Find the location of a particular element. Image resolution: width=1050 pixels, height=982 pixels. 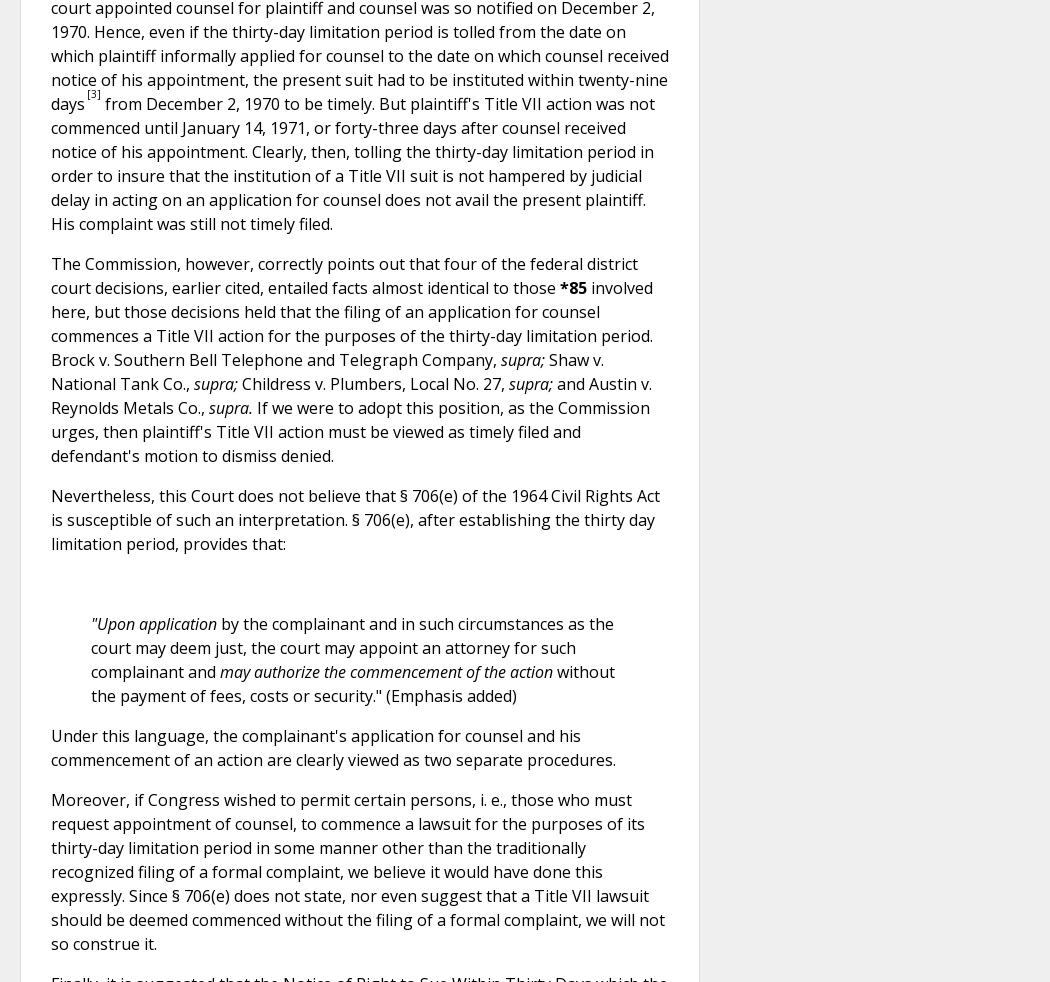

'"Upon application' is located at coordinates (154, 621).